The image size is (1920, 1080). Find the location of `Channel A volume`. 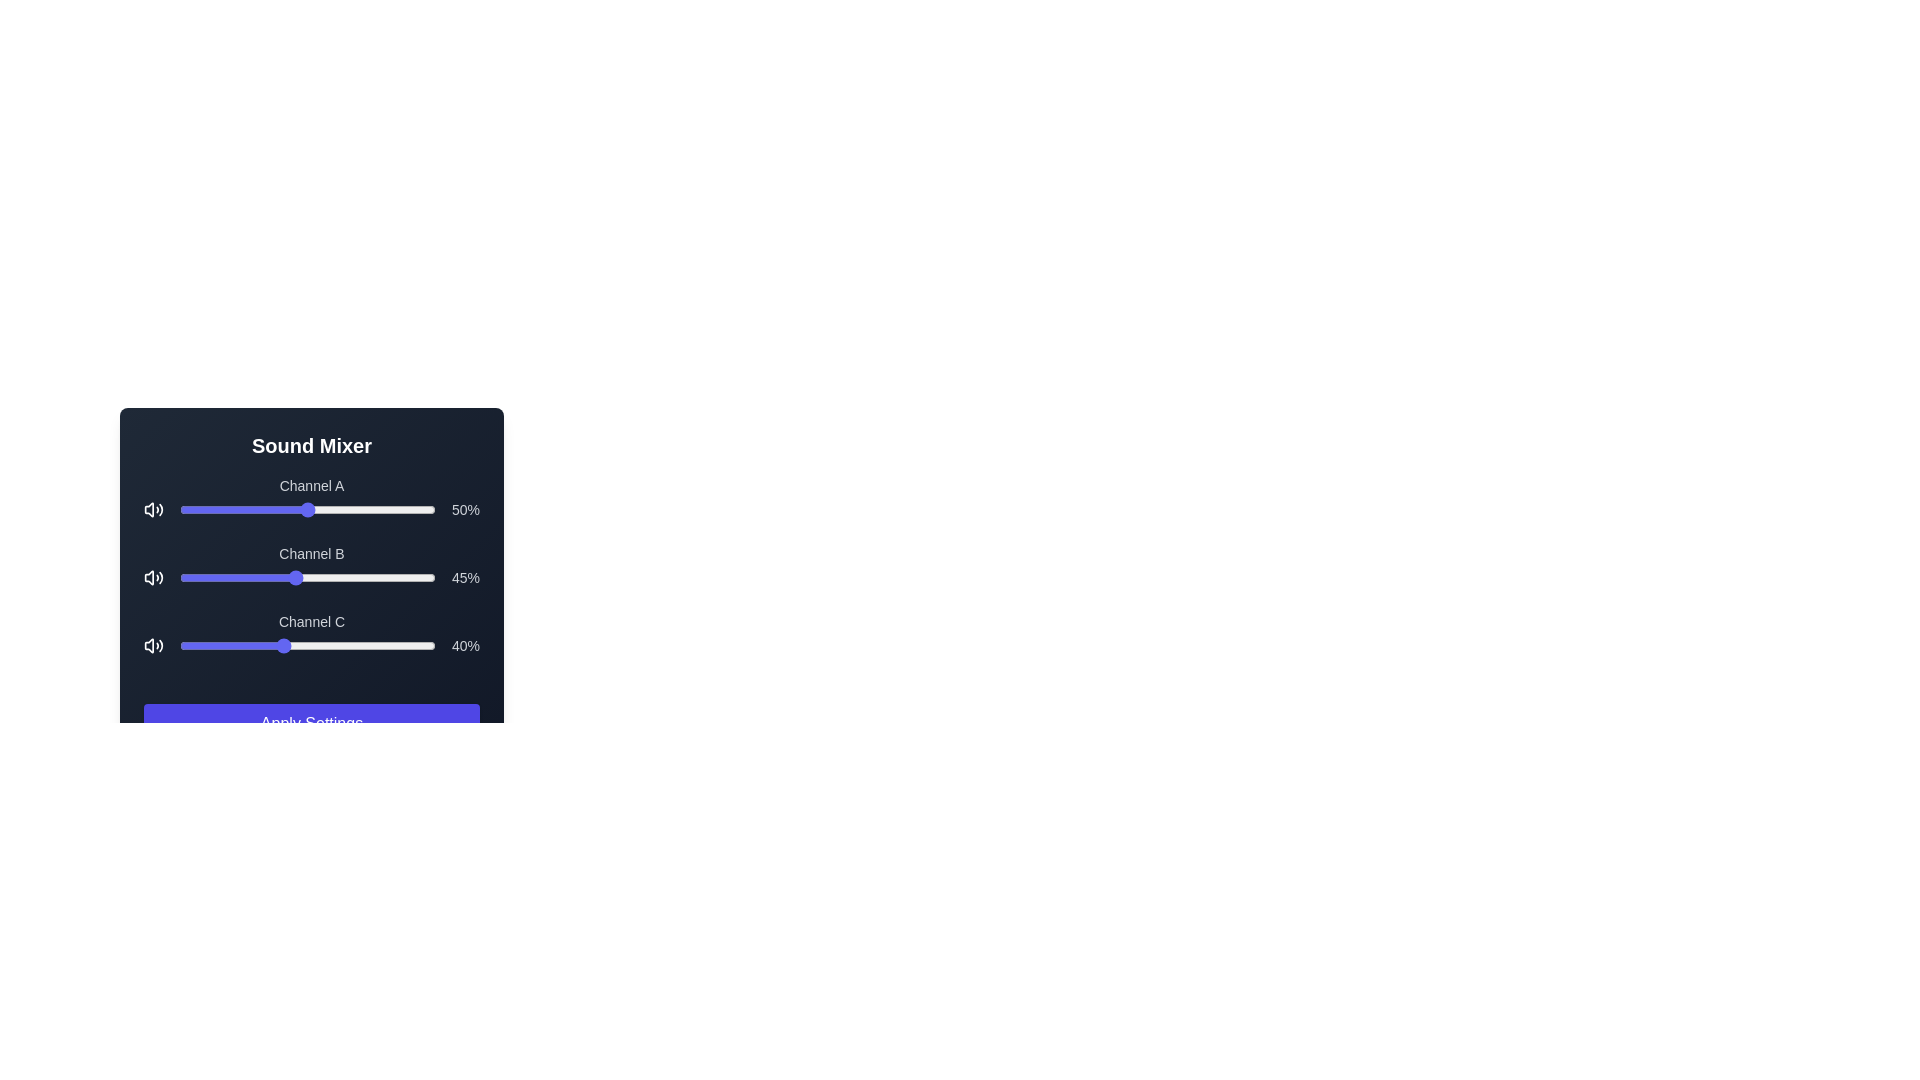

Channel A volume is located at coordinates (273, 508).